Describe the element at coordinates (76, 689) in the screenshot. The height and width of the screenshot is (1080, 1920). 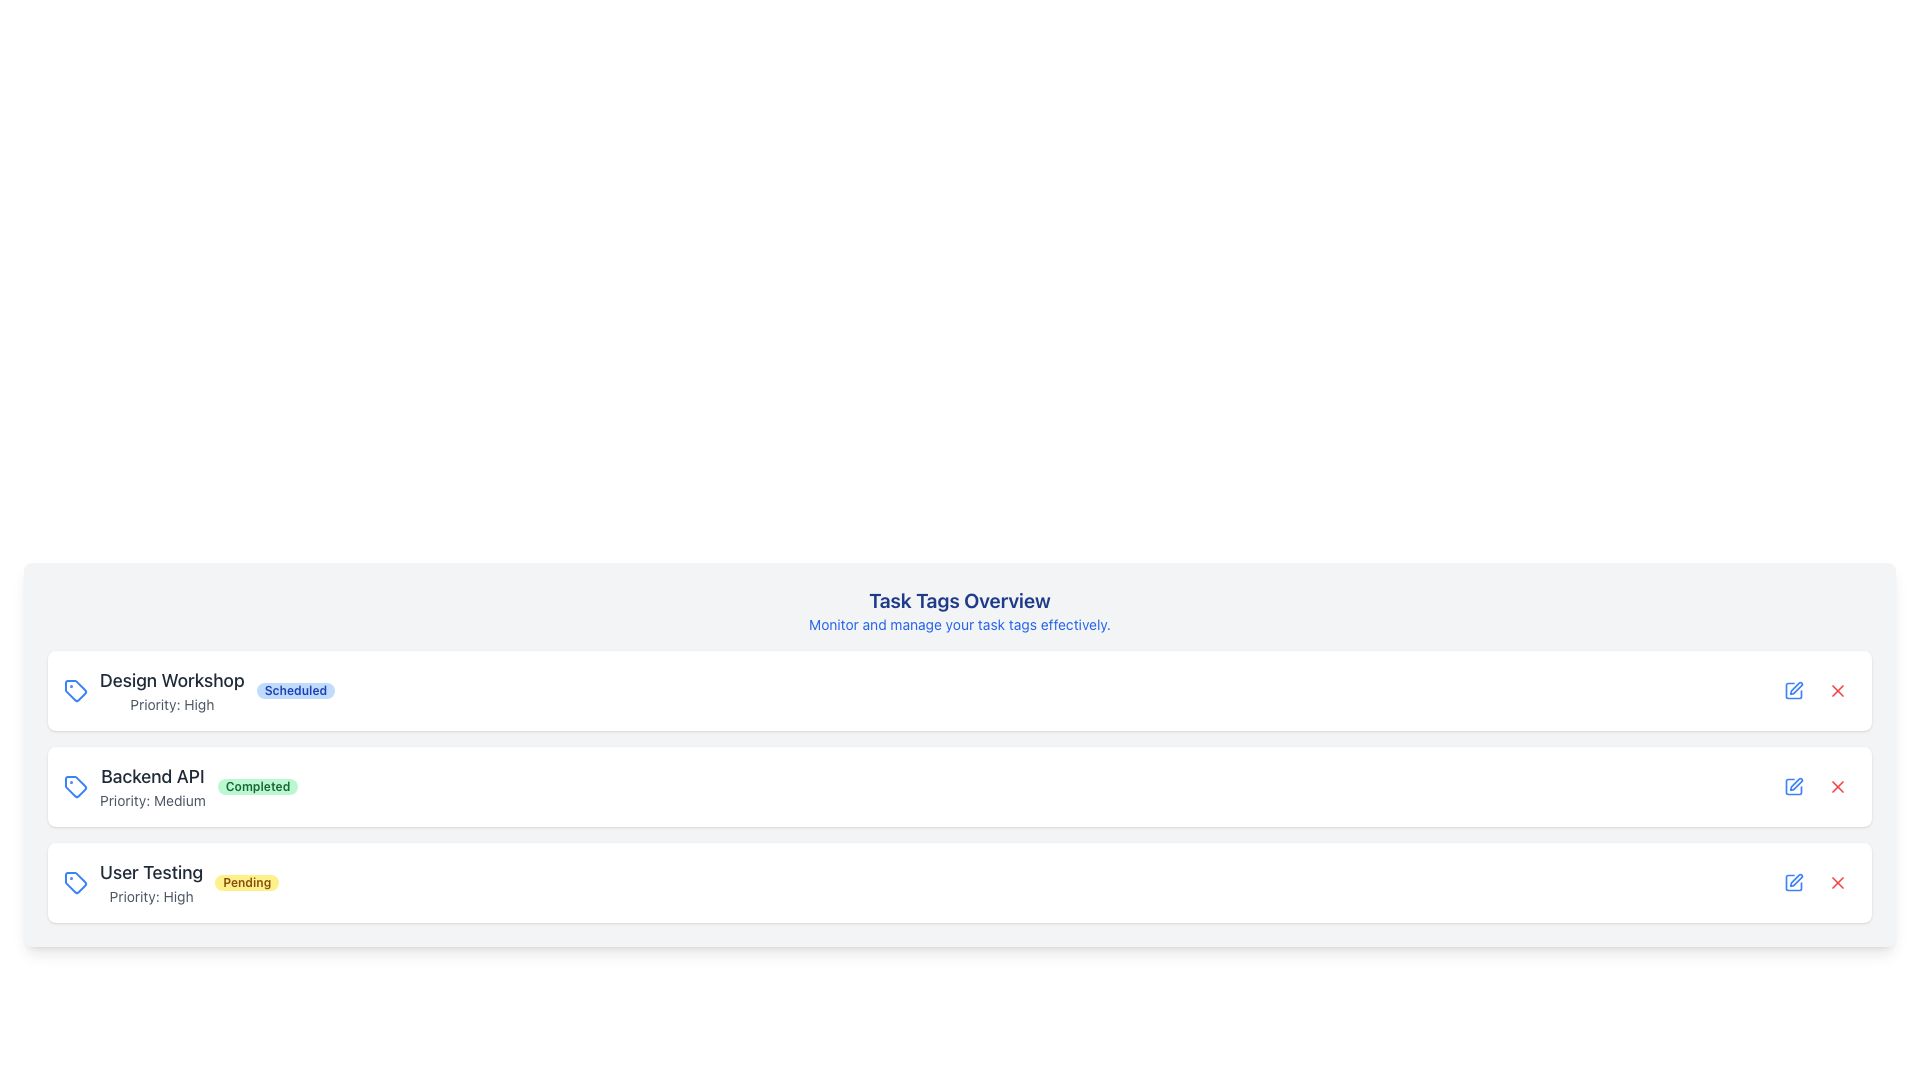
I see `the icon located to the left of the 'Design Workshop' item in the list` at that location.